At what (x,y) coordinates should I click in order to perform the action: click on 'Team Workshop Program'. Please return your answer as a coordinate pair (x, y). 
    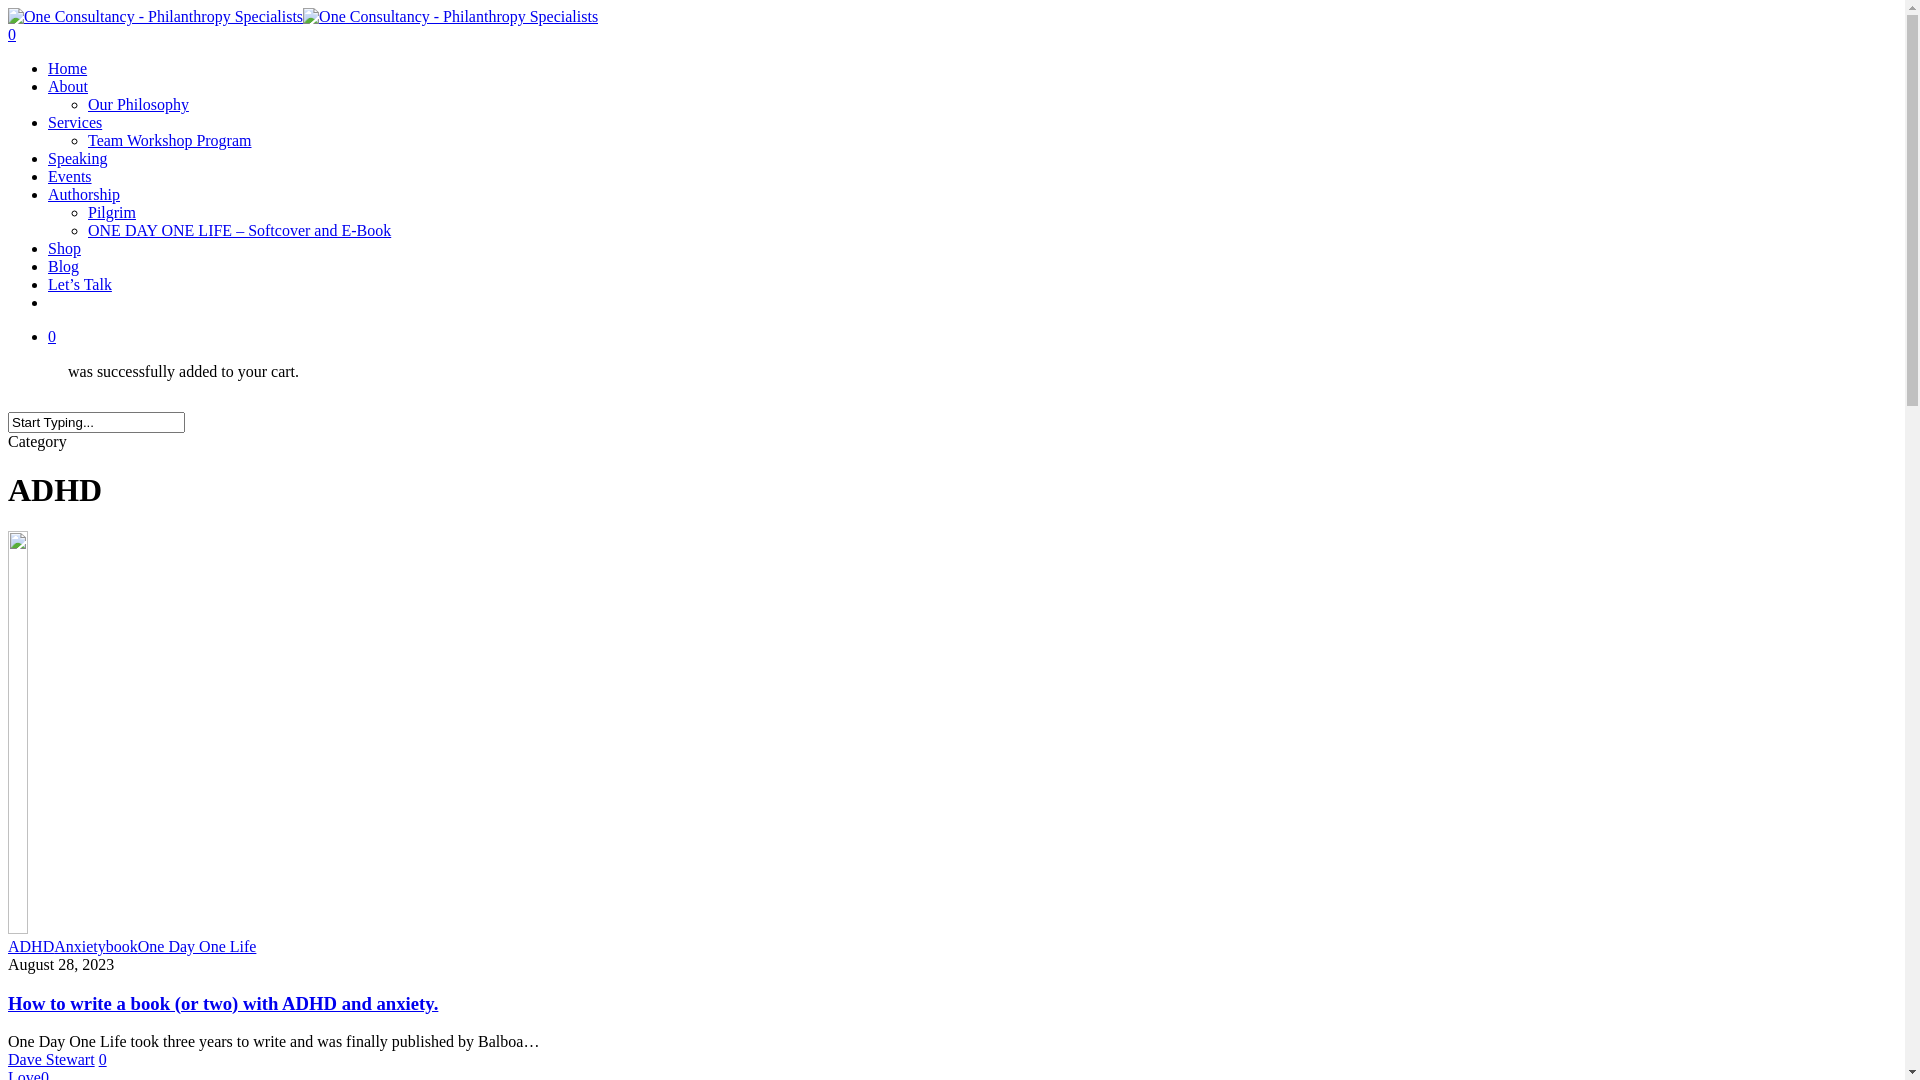
    Looking at the image, I should click on (86, 139).